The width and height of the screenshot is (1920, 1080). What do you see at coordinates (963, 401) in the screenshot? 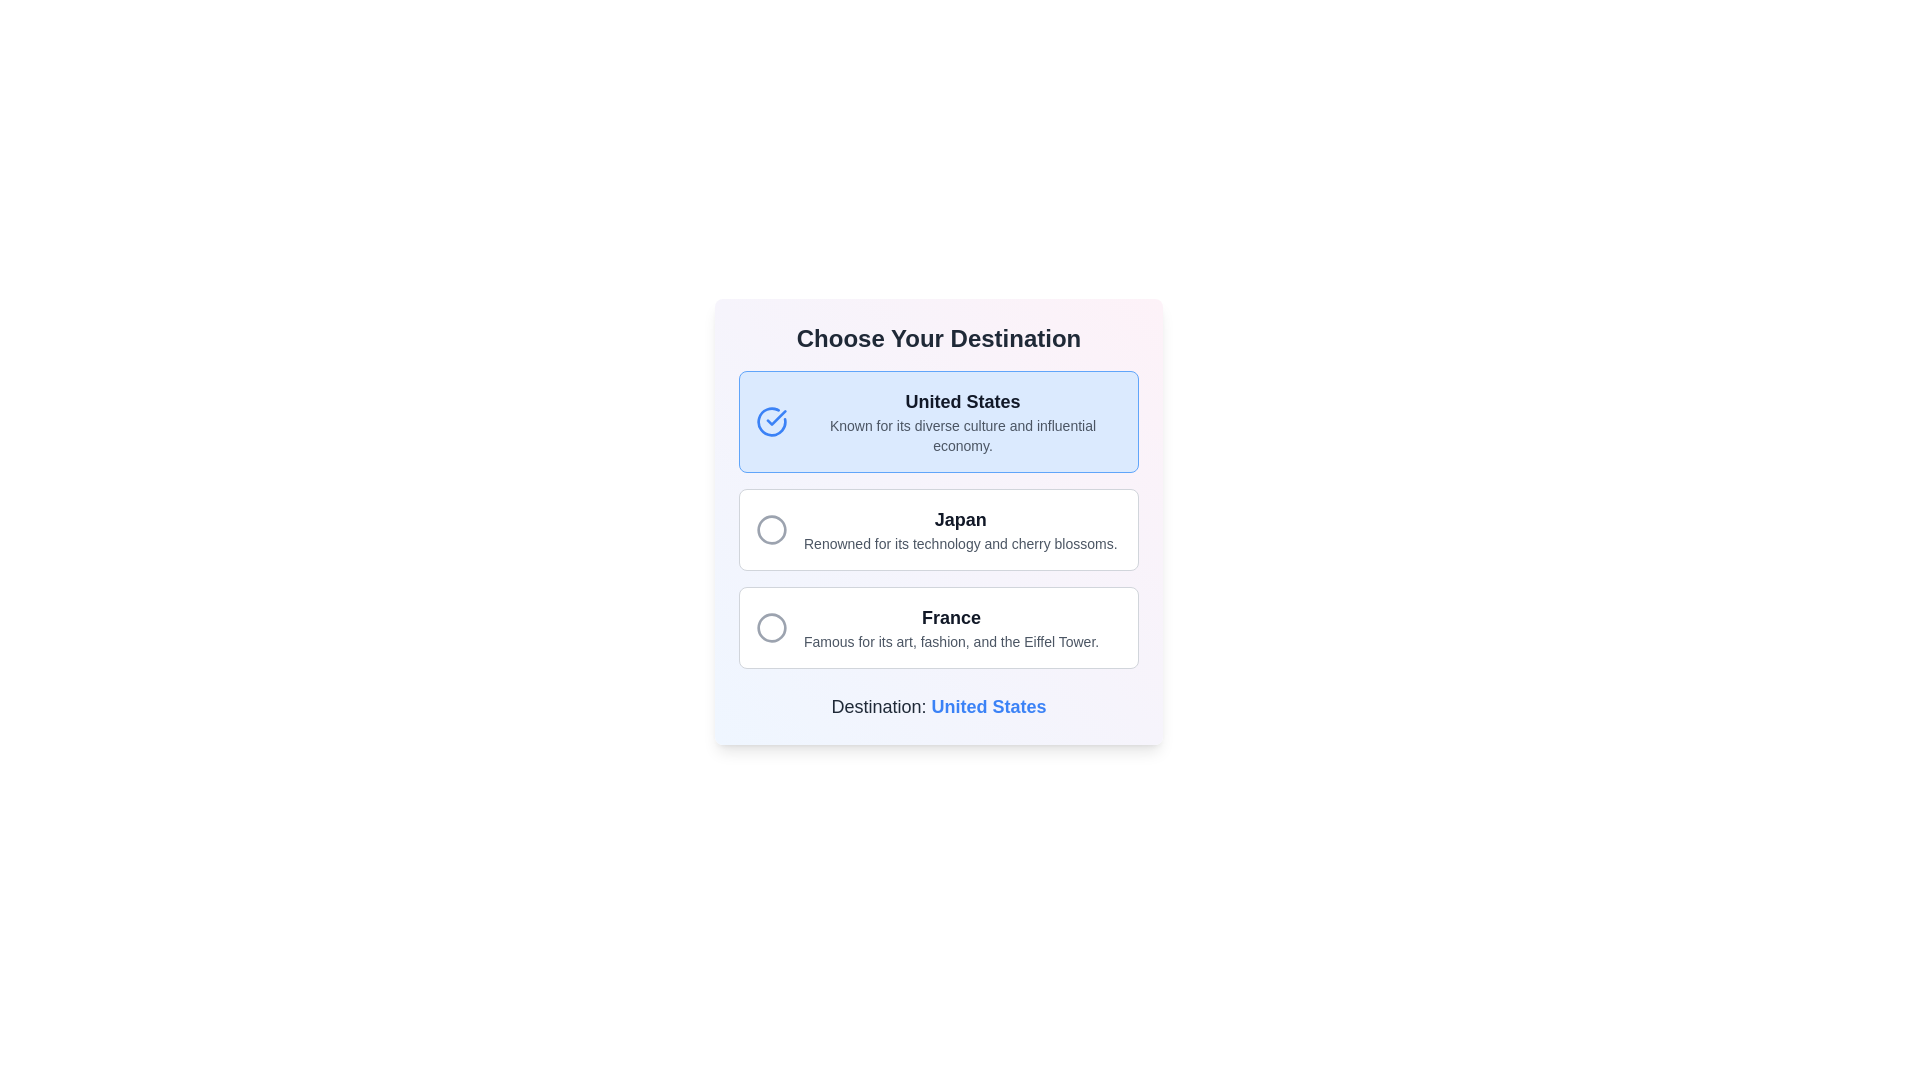
I see `the 'United States' text label, which is the first selectable option under the heading 'Choose Your Destination.'` at bounding box center [963, 401].